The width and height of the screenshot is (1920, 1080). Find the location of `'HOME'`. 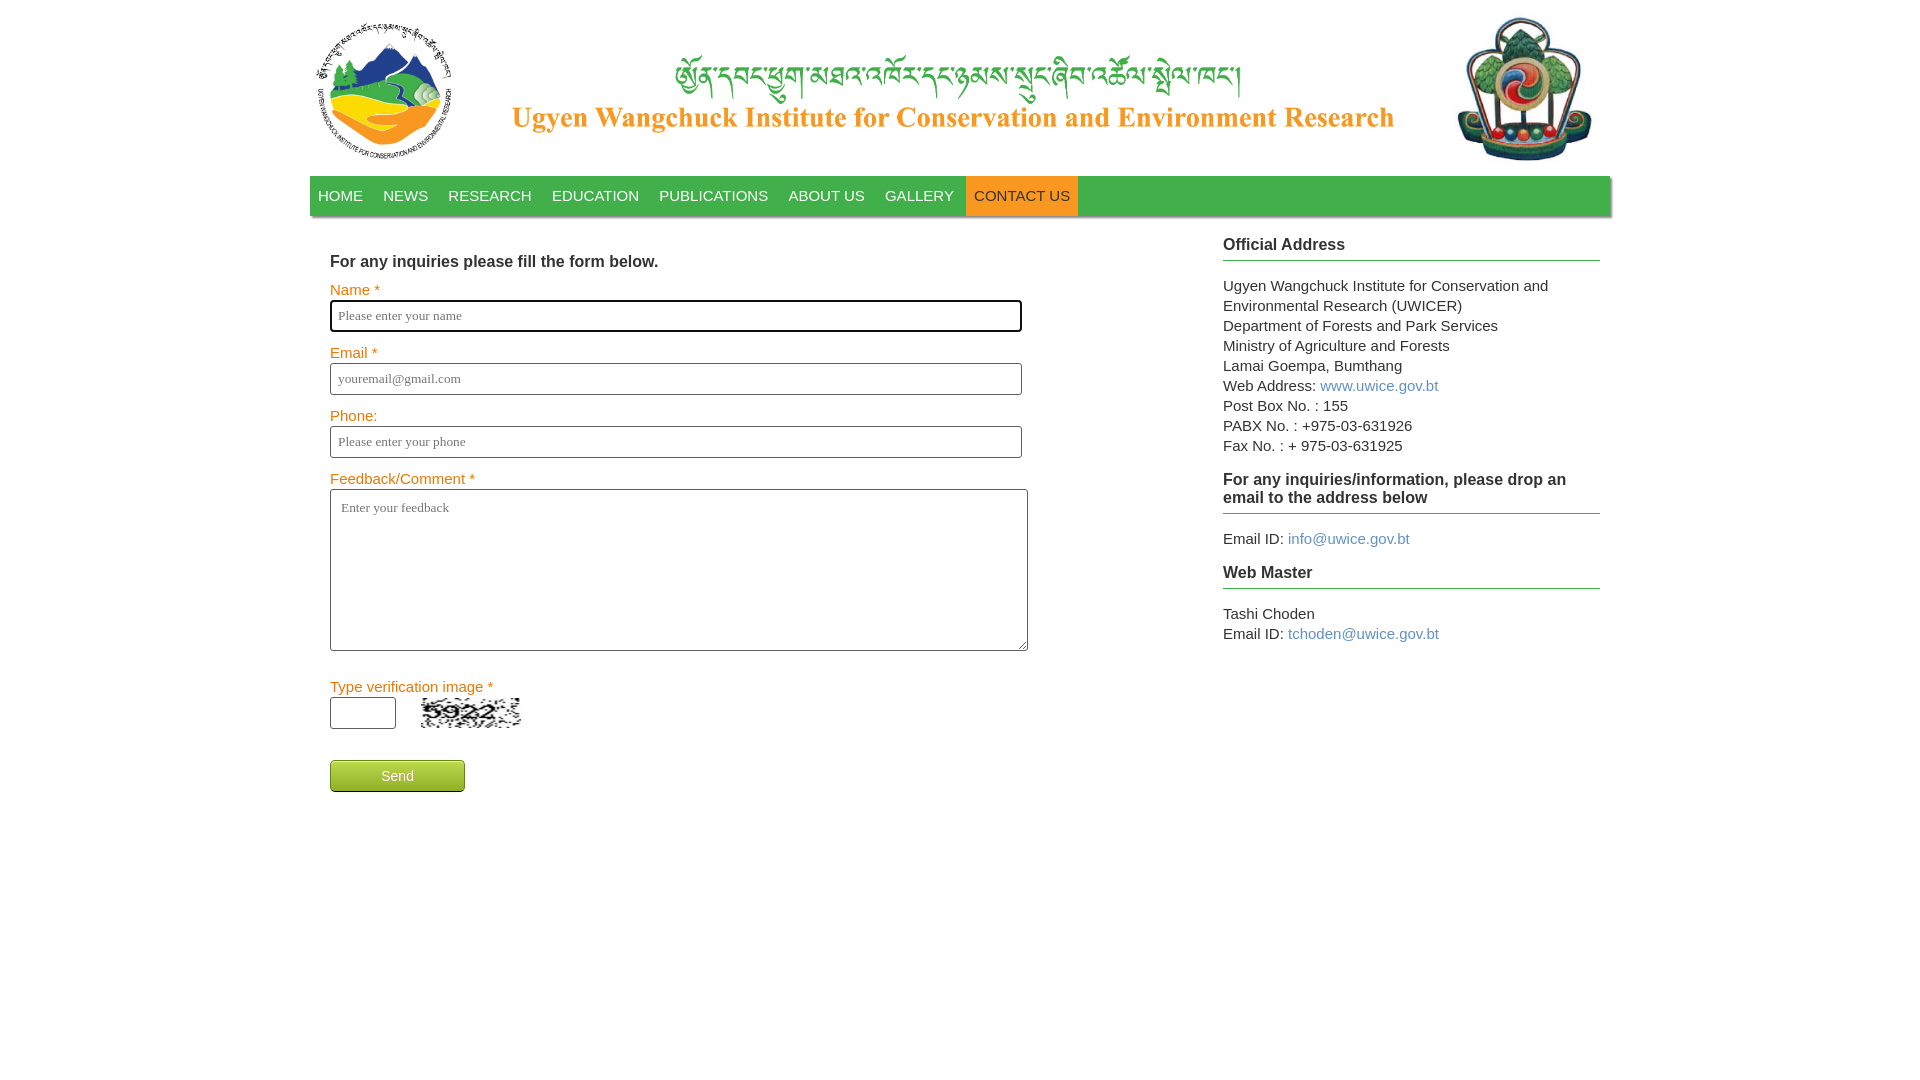

'HOME' is located at coordinates (340, 196).